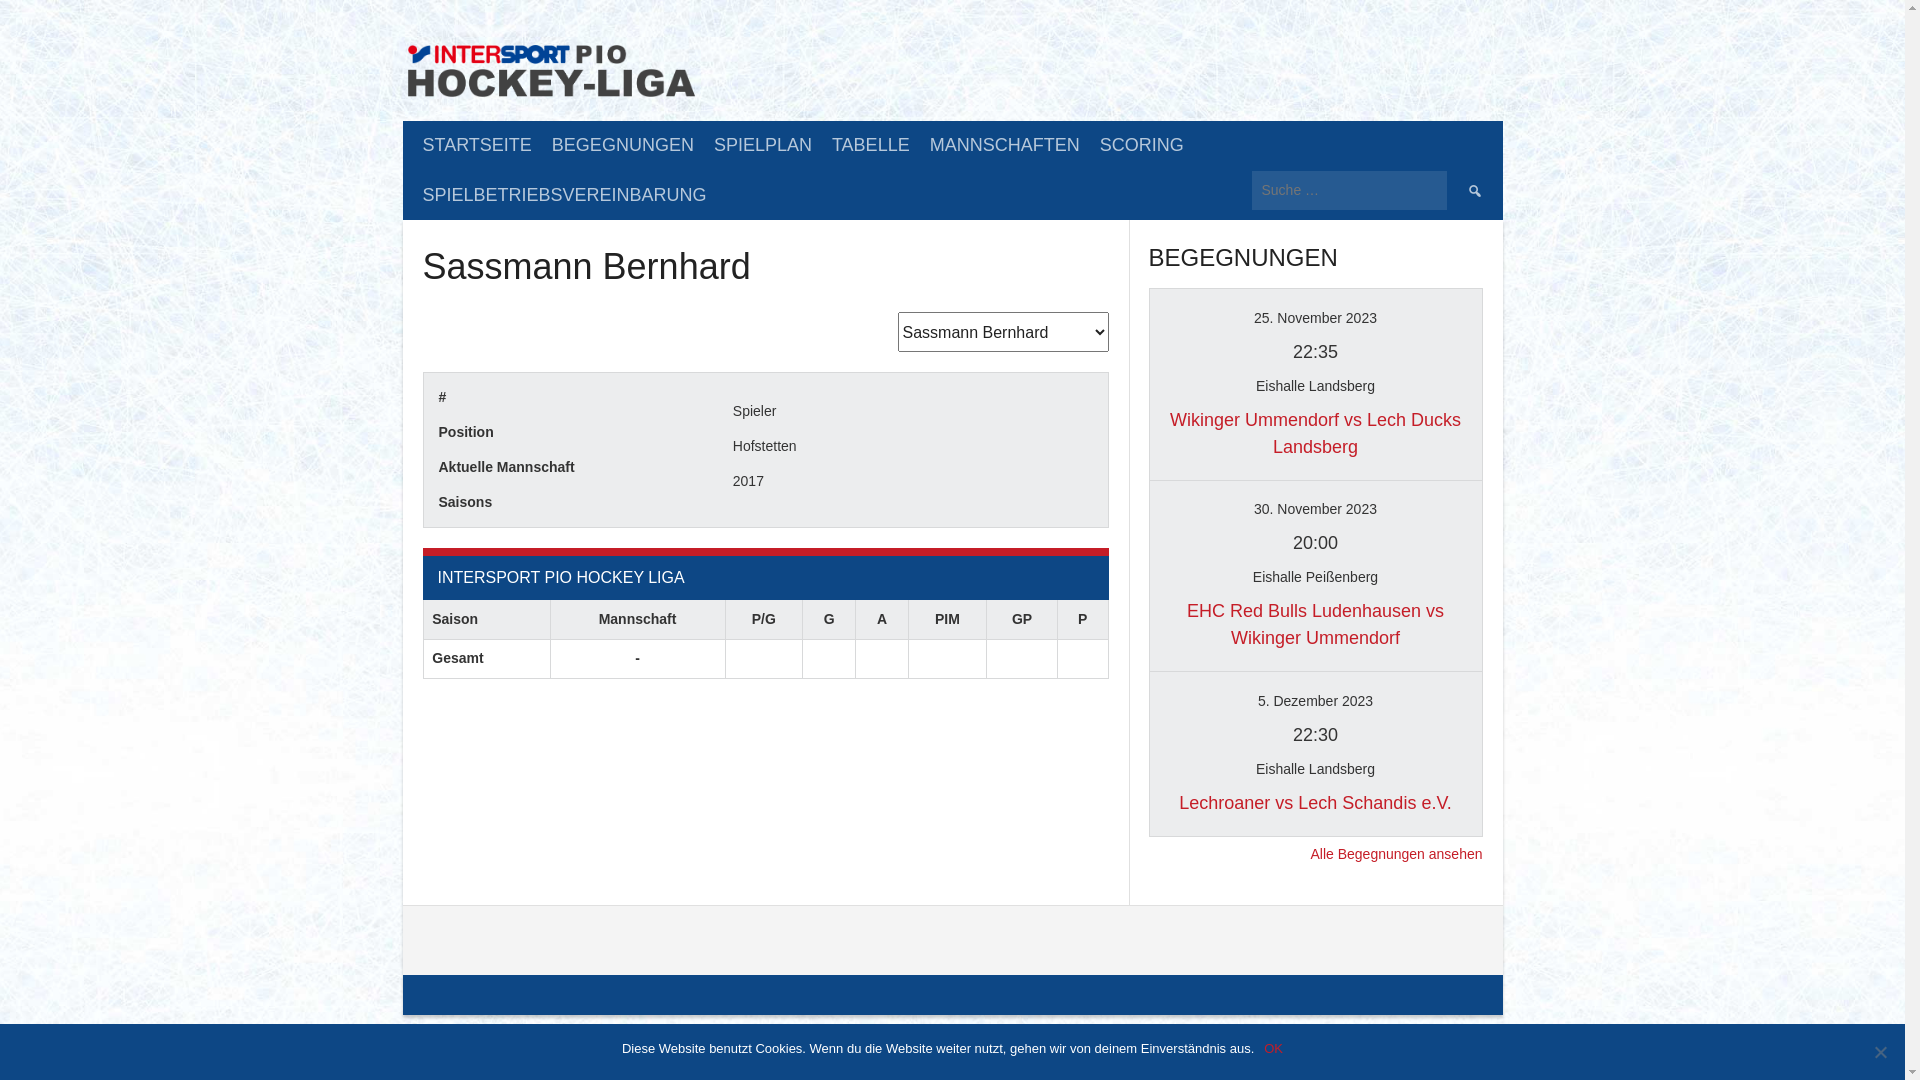  I want to click on 'Wikinger Ummendorf vs Lech Ducks Landsberg', so click(1315, 432).